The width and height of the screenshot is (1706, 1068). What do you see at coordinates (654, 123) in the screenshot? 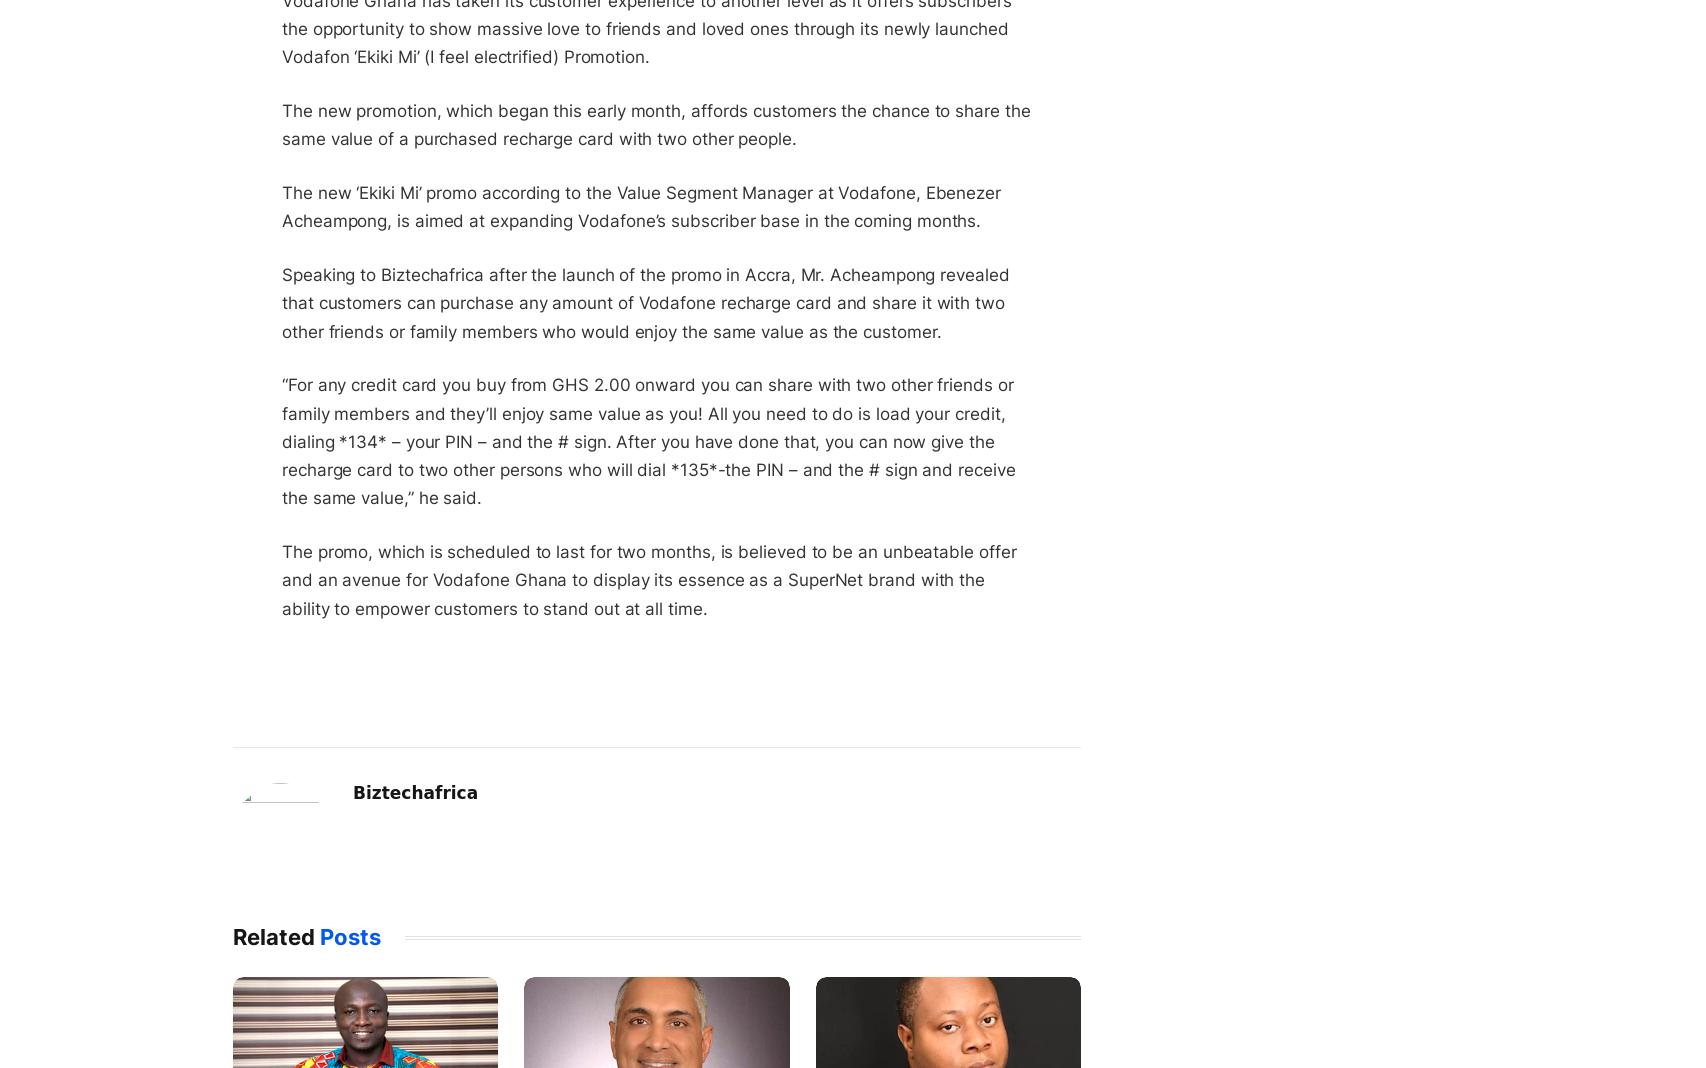
I see `'The new promotion, which began this early month, affords customers the chance to share the same value of a purchased recharge card with two other people.'` at bounding box center [654, 123].